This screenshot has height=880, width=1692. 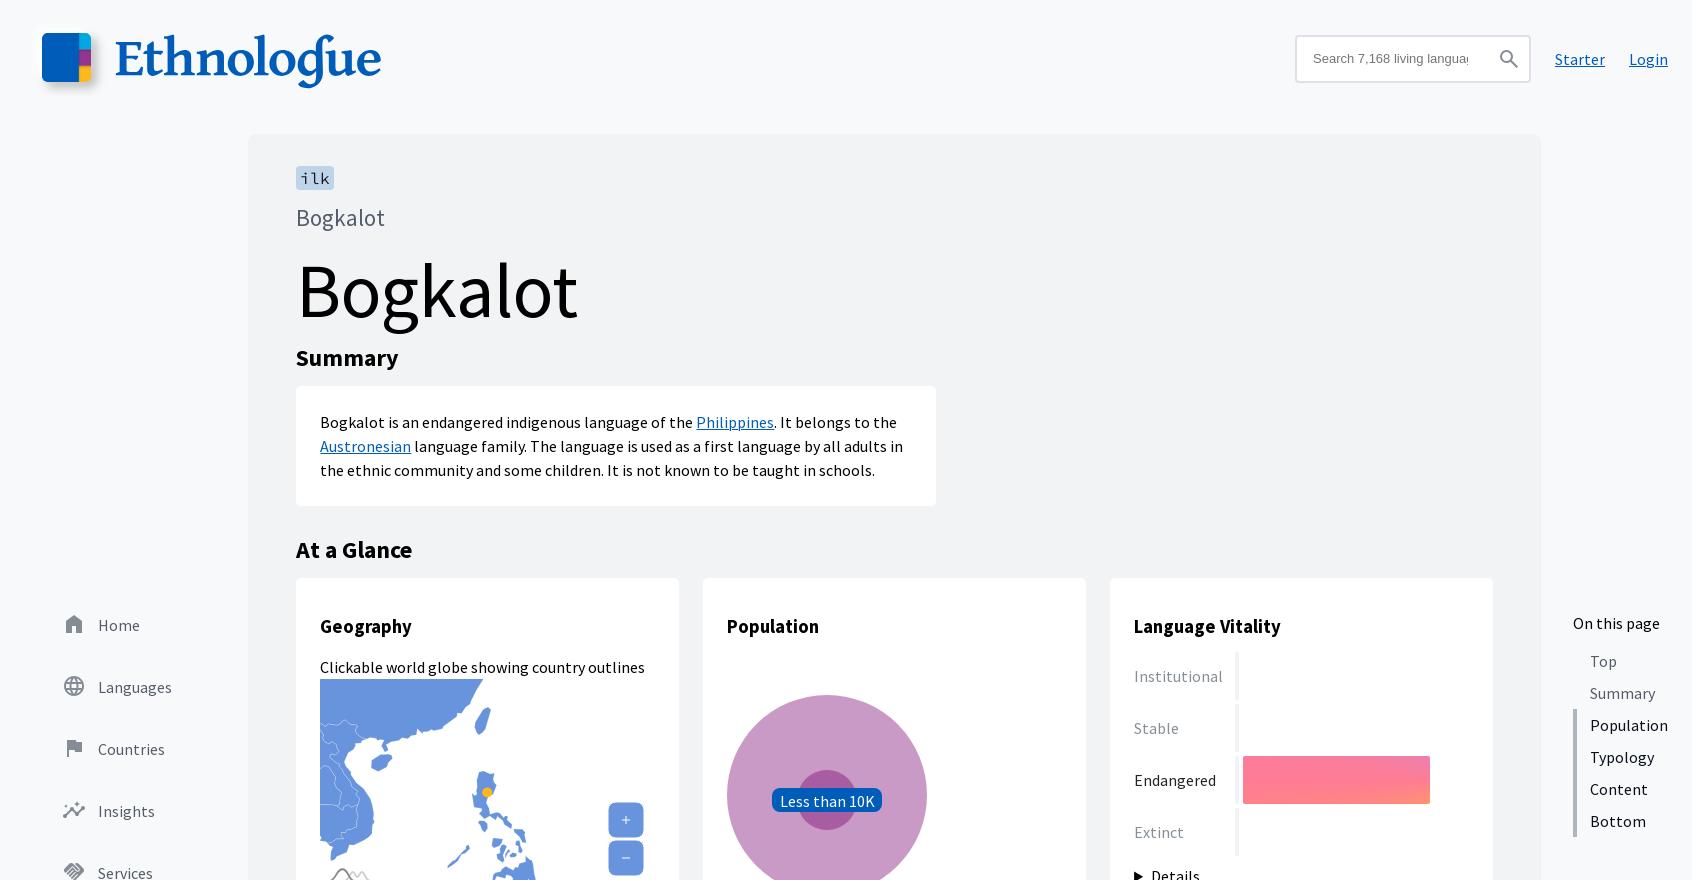 I want to click on 'Services', so click(x=125, y=282).